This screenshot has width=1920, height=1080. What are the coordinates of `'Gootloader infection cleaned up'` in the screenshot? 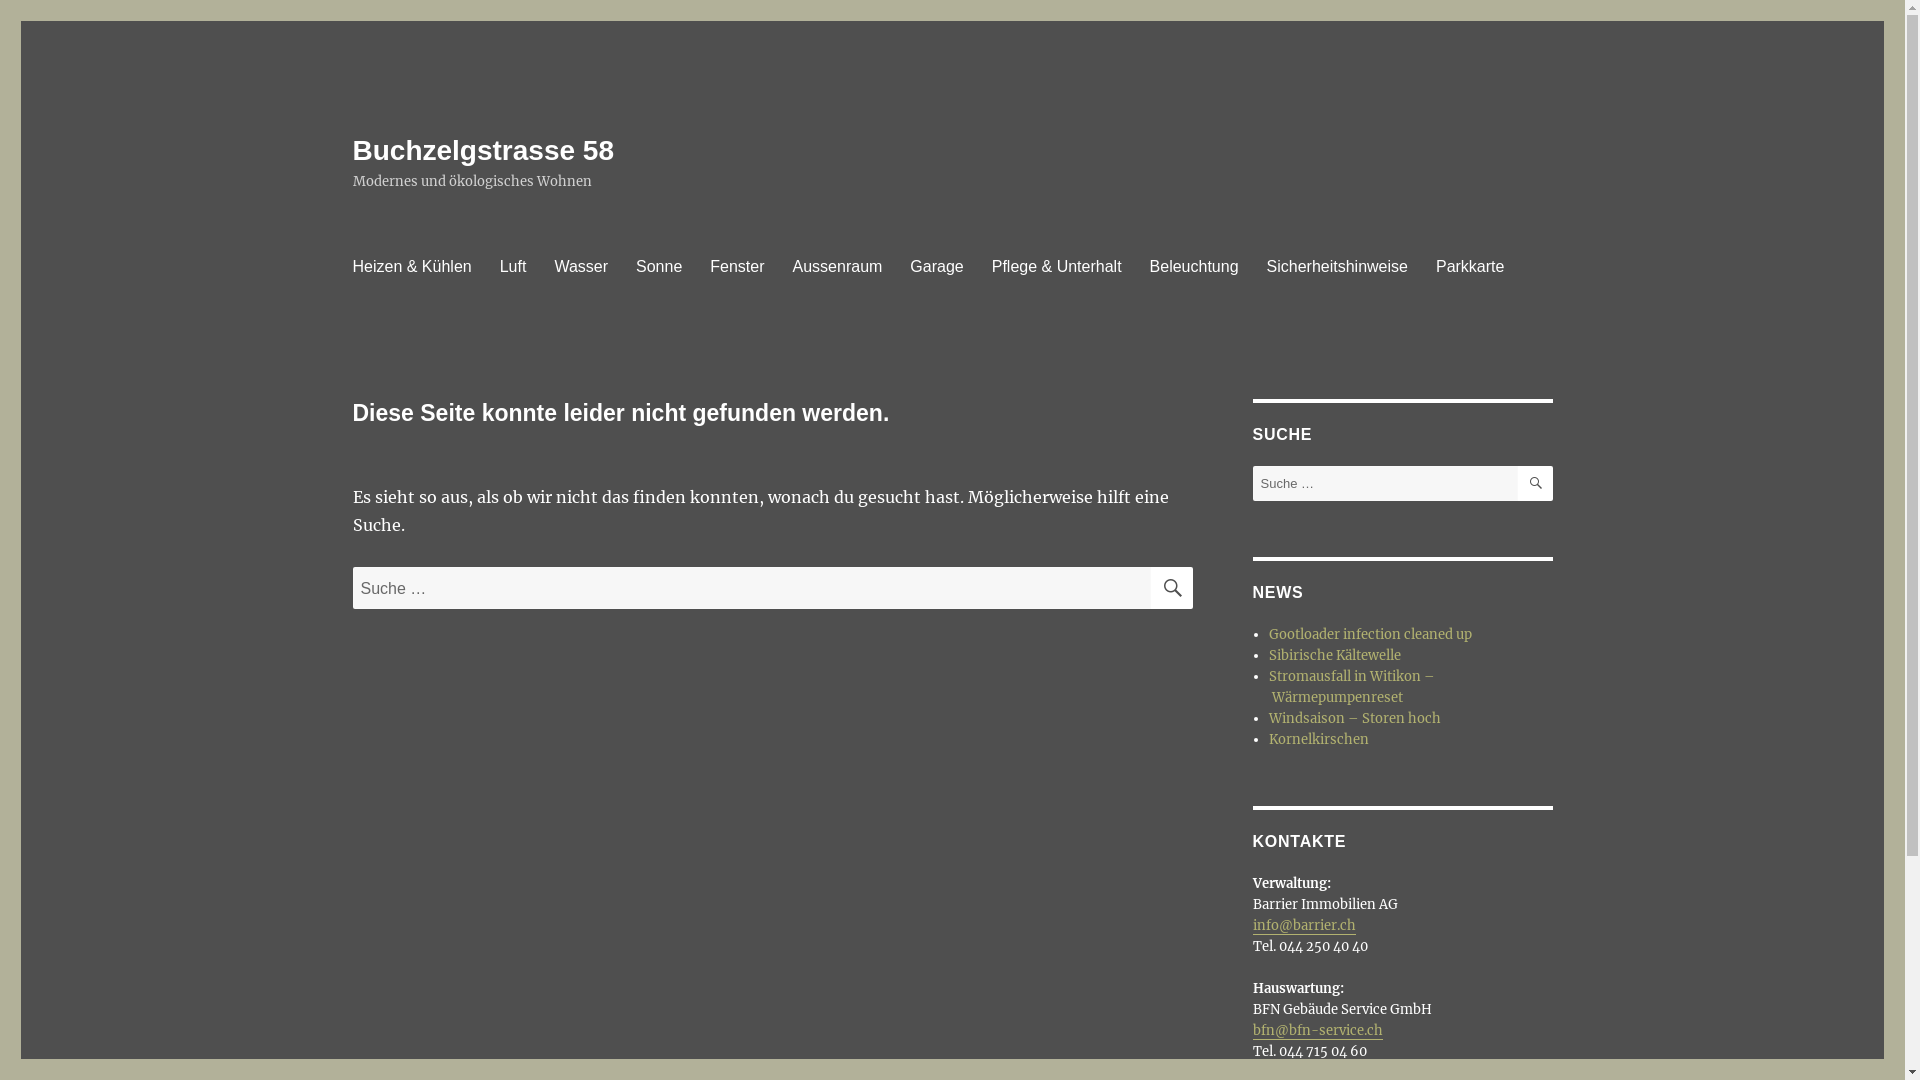 It's located at (1369, 634).